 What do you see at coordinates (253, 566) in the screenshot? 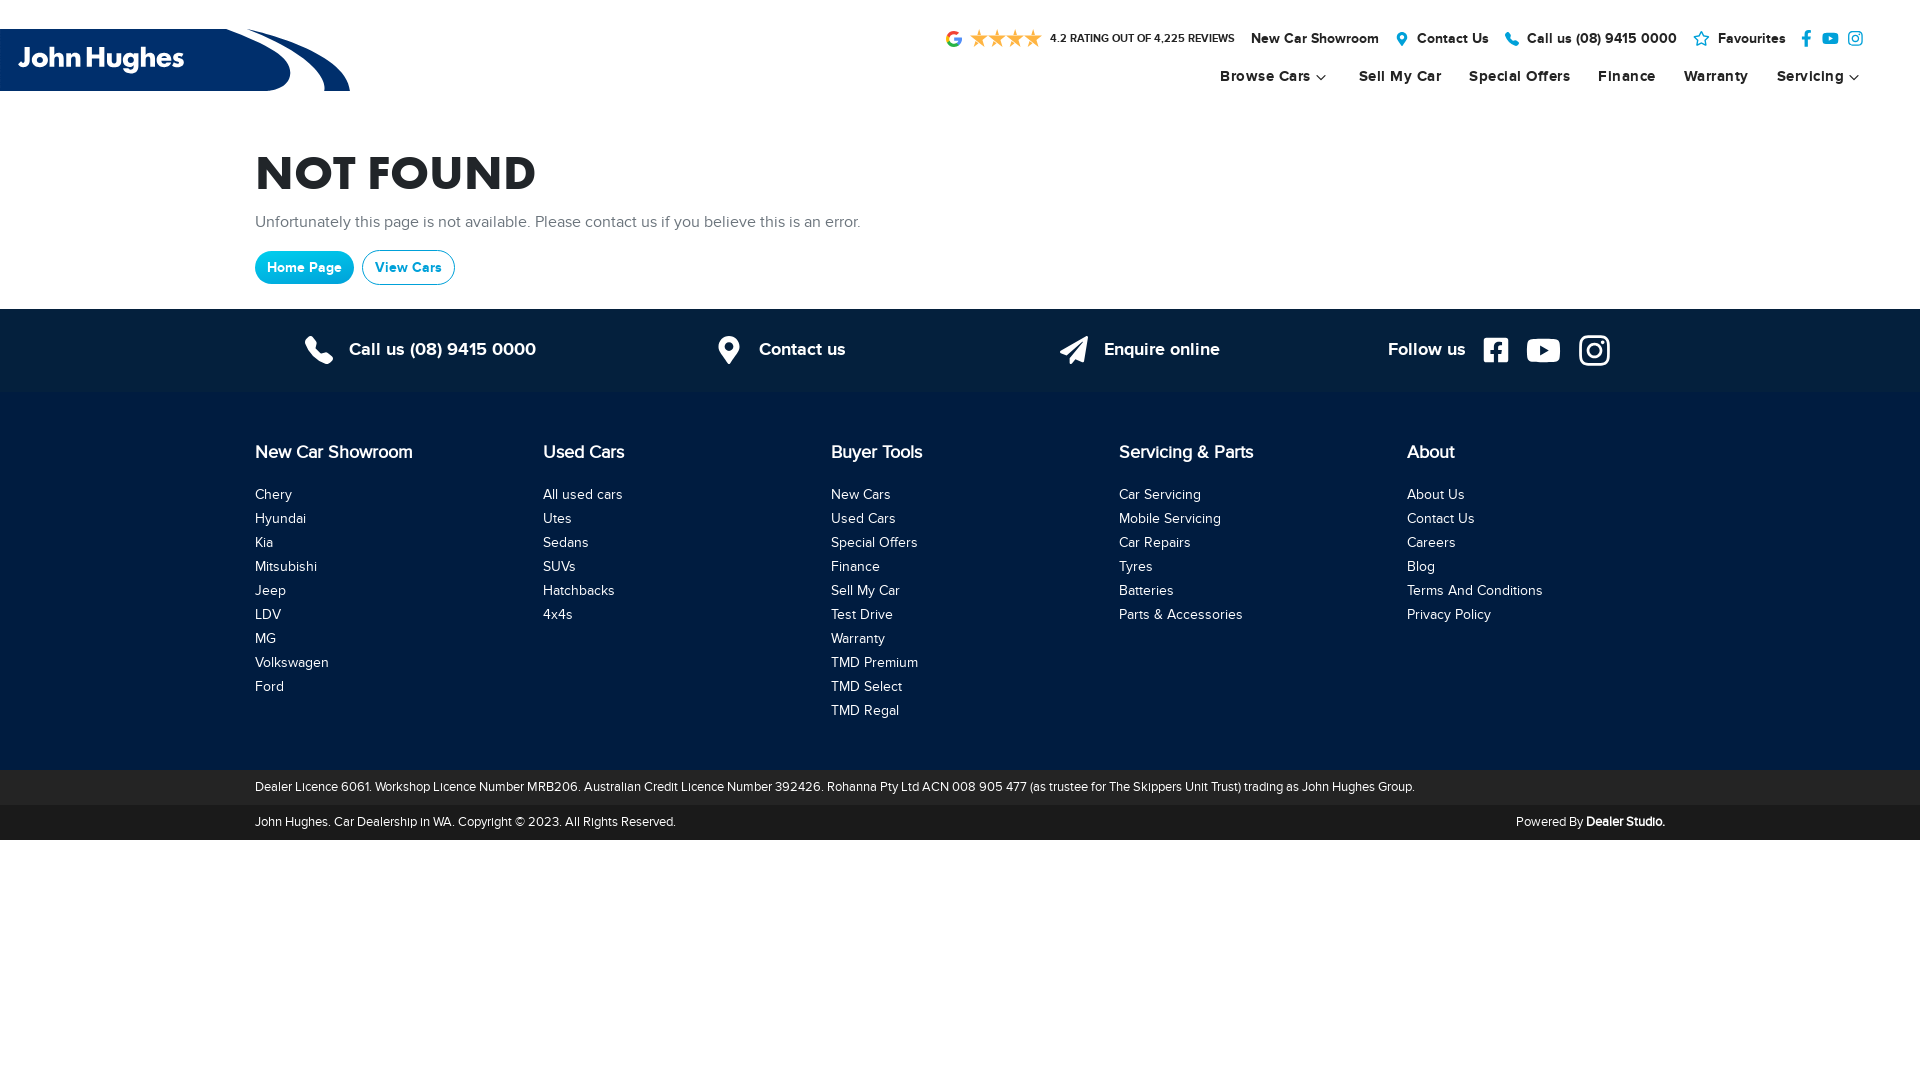
I see `'Mitsubishi'` at bounding box center [253, 566].